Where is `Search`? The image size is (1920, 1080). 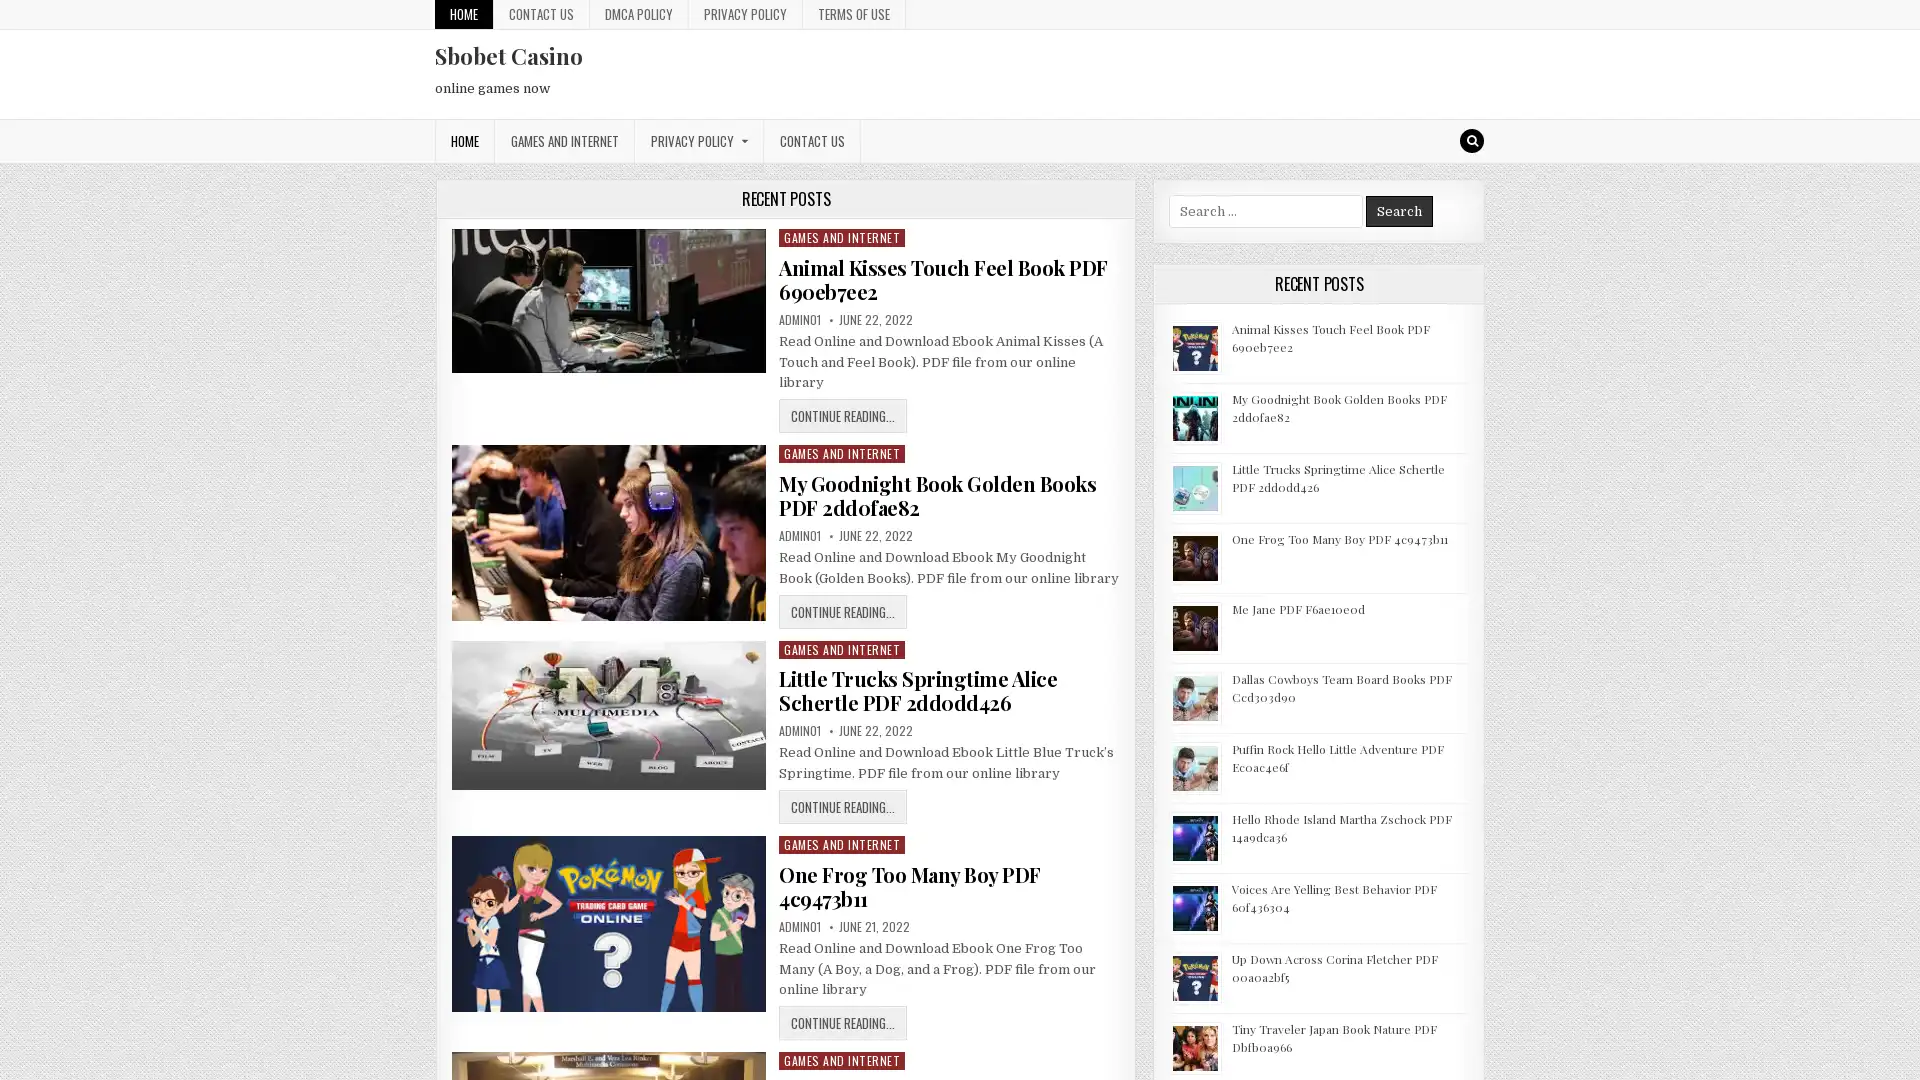 Search is located at coordinates (1398, 211).